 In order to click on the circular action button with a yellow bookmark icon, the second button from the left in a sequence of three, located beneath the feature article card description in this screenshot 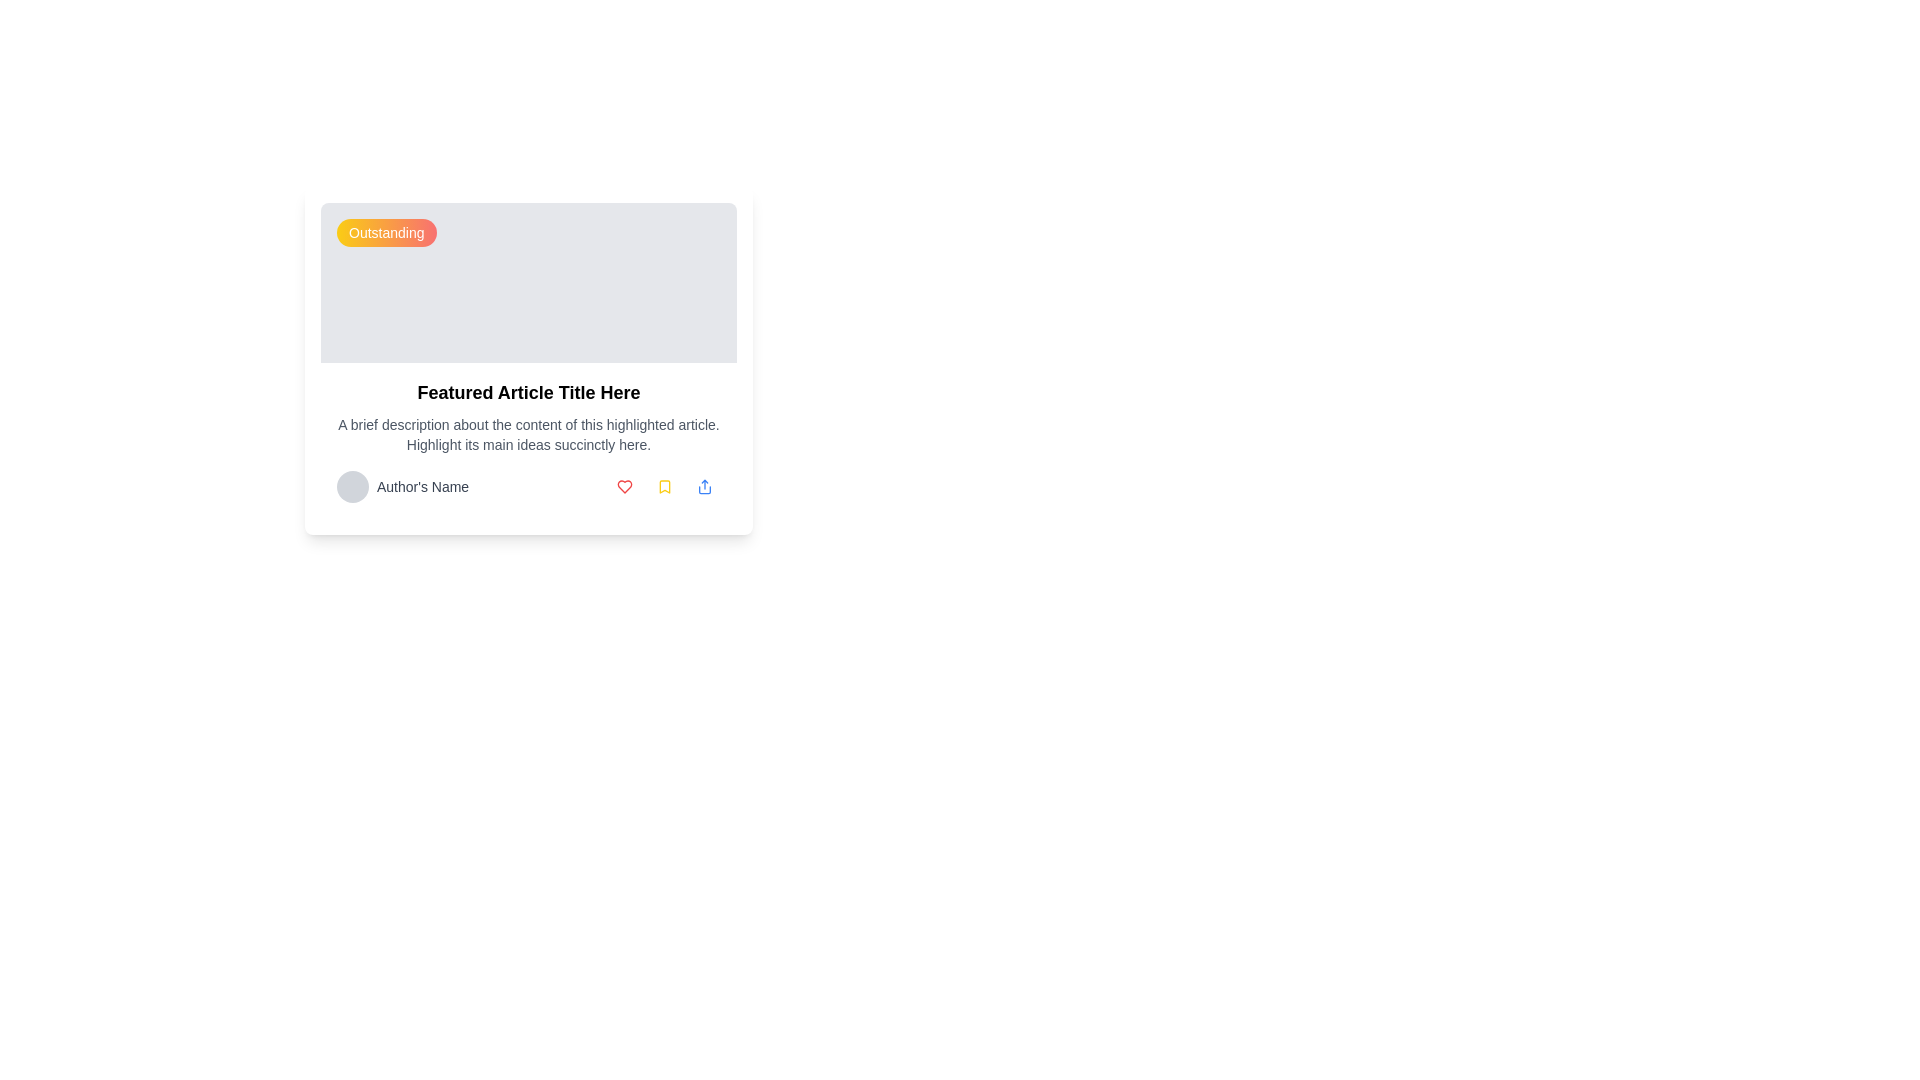, I will do `click(665, 486)`.